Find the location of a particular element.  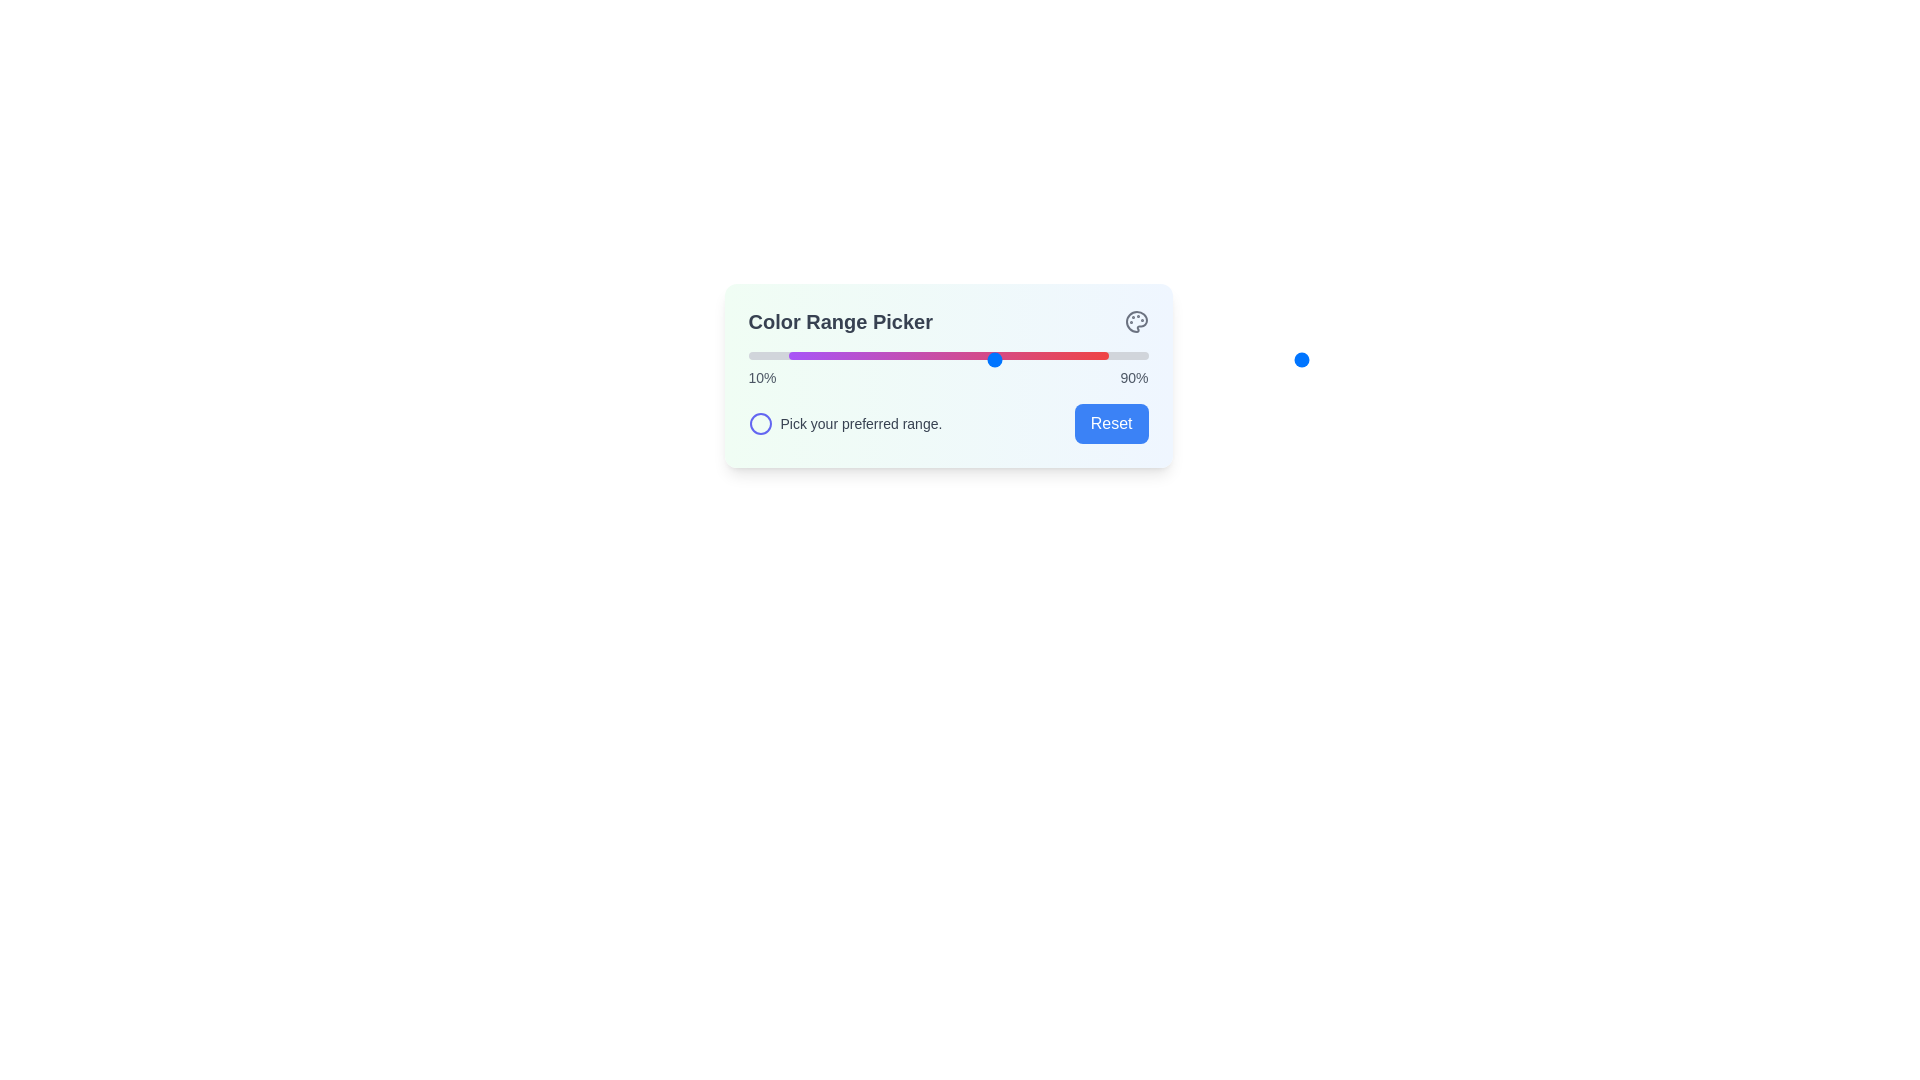

the slider value is located at coordinates (777, 354).